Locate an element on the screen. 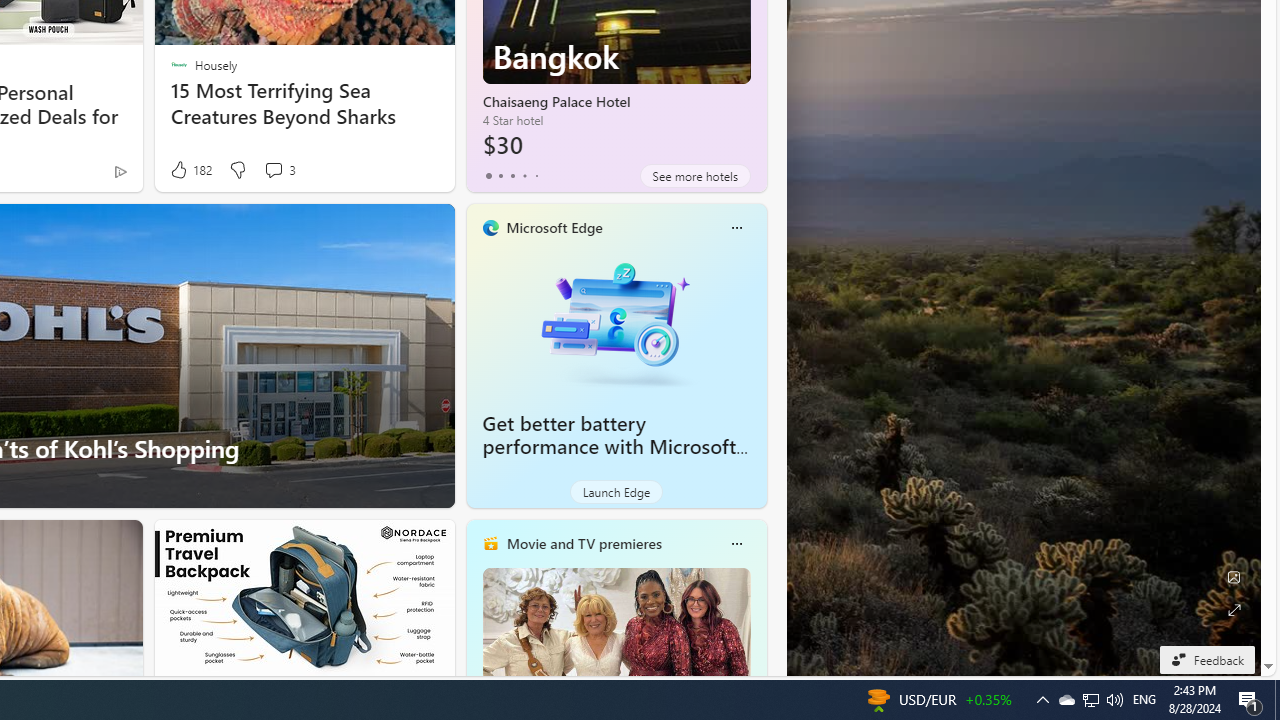  'tab-4' is located at coordinates (536, 175).